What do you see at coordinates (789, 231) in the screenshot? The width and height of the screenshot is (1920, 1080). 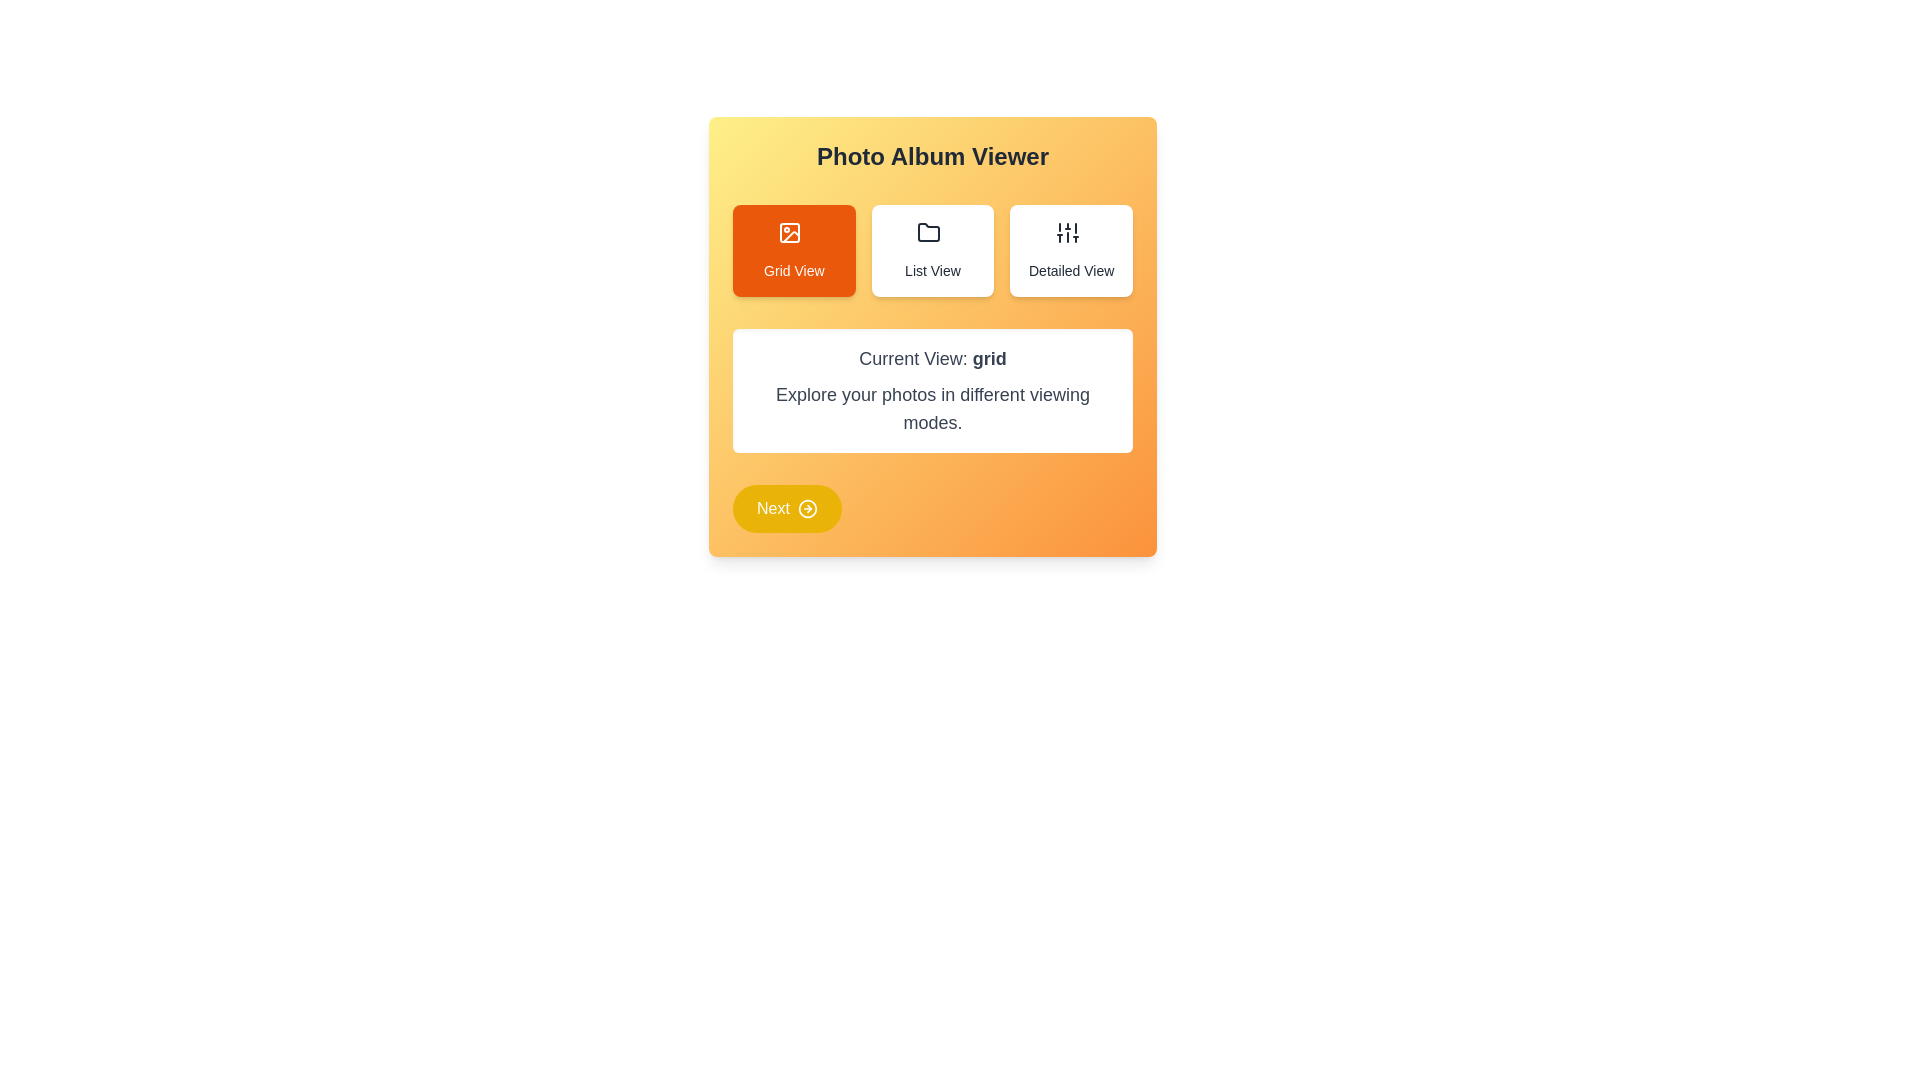 I see `the icon resembling an image symbol with an orange background located in the first button of the 'Photo Album Viewer' panel` at bounding box center [789, 231].